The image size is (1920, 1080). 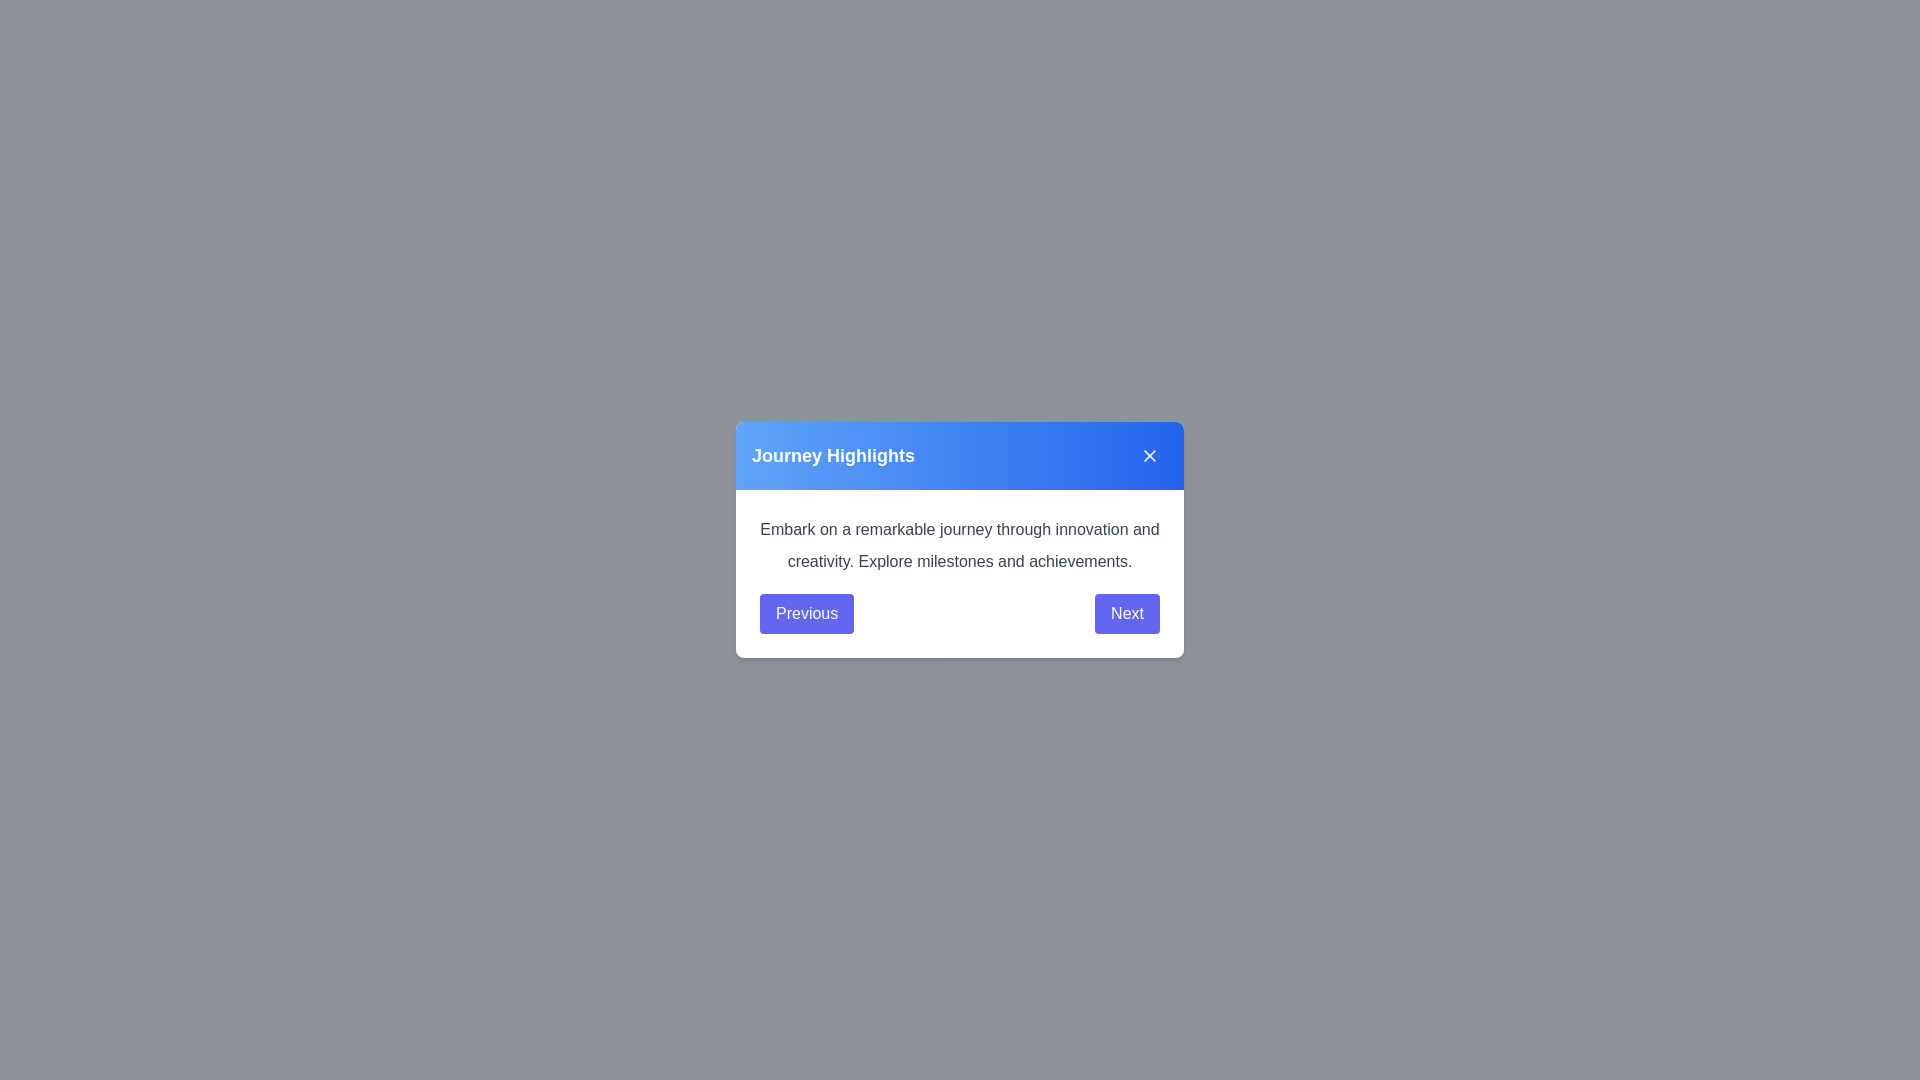 I want to click on the navigation button located at the bottom right of the modal dialog, so click(x=1127, y=612).